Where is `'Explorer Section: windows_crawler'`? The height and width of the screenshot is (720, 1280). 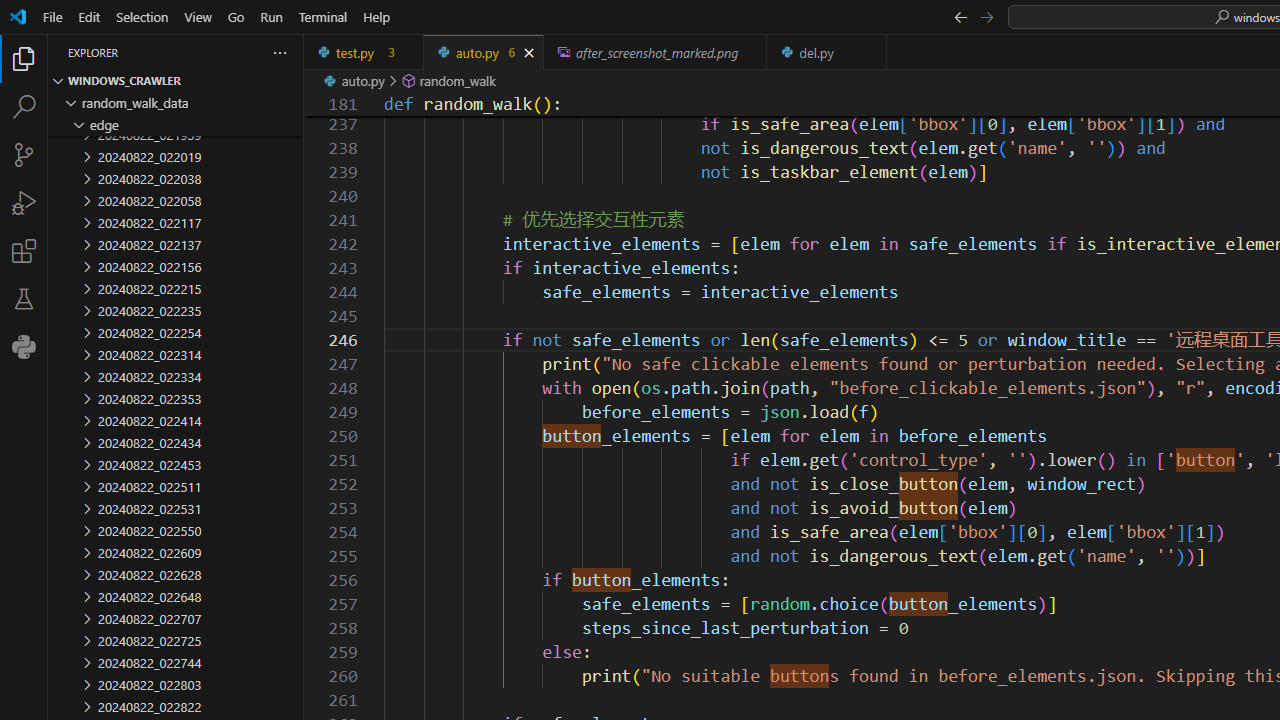 'Explorer Section: windows_crawler' is located at coordinates (176, 80).